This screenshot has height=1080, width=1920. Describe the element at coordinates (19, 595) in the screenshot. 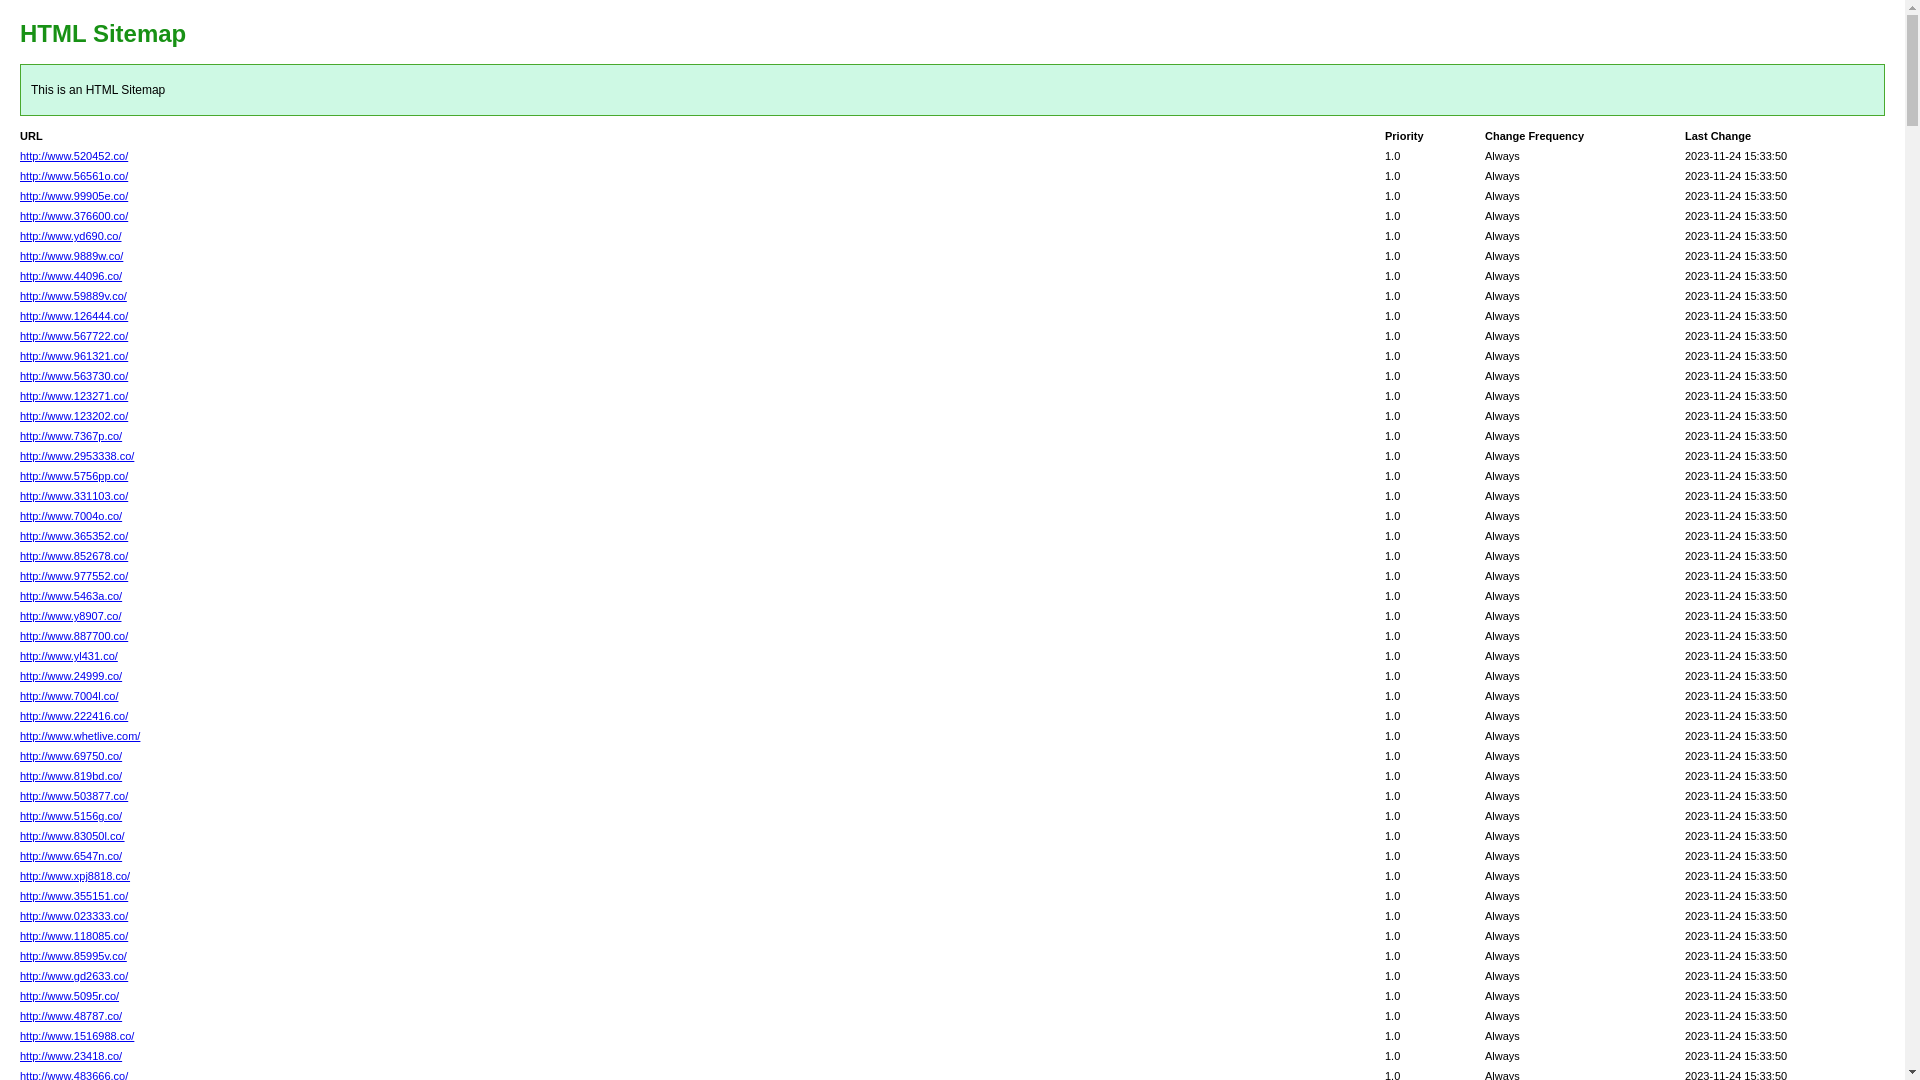

I see `'http://www.5463a.co/'` at that location.